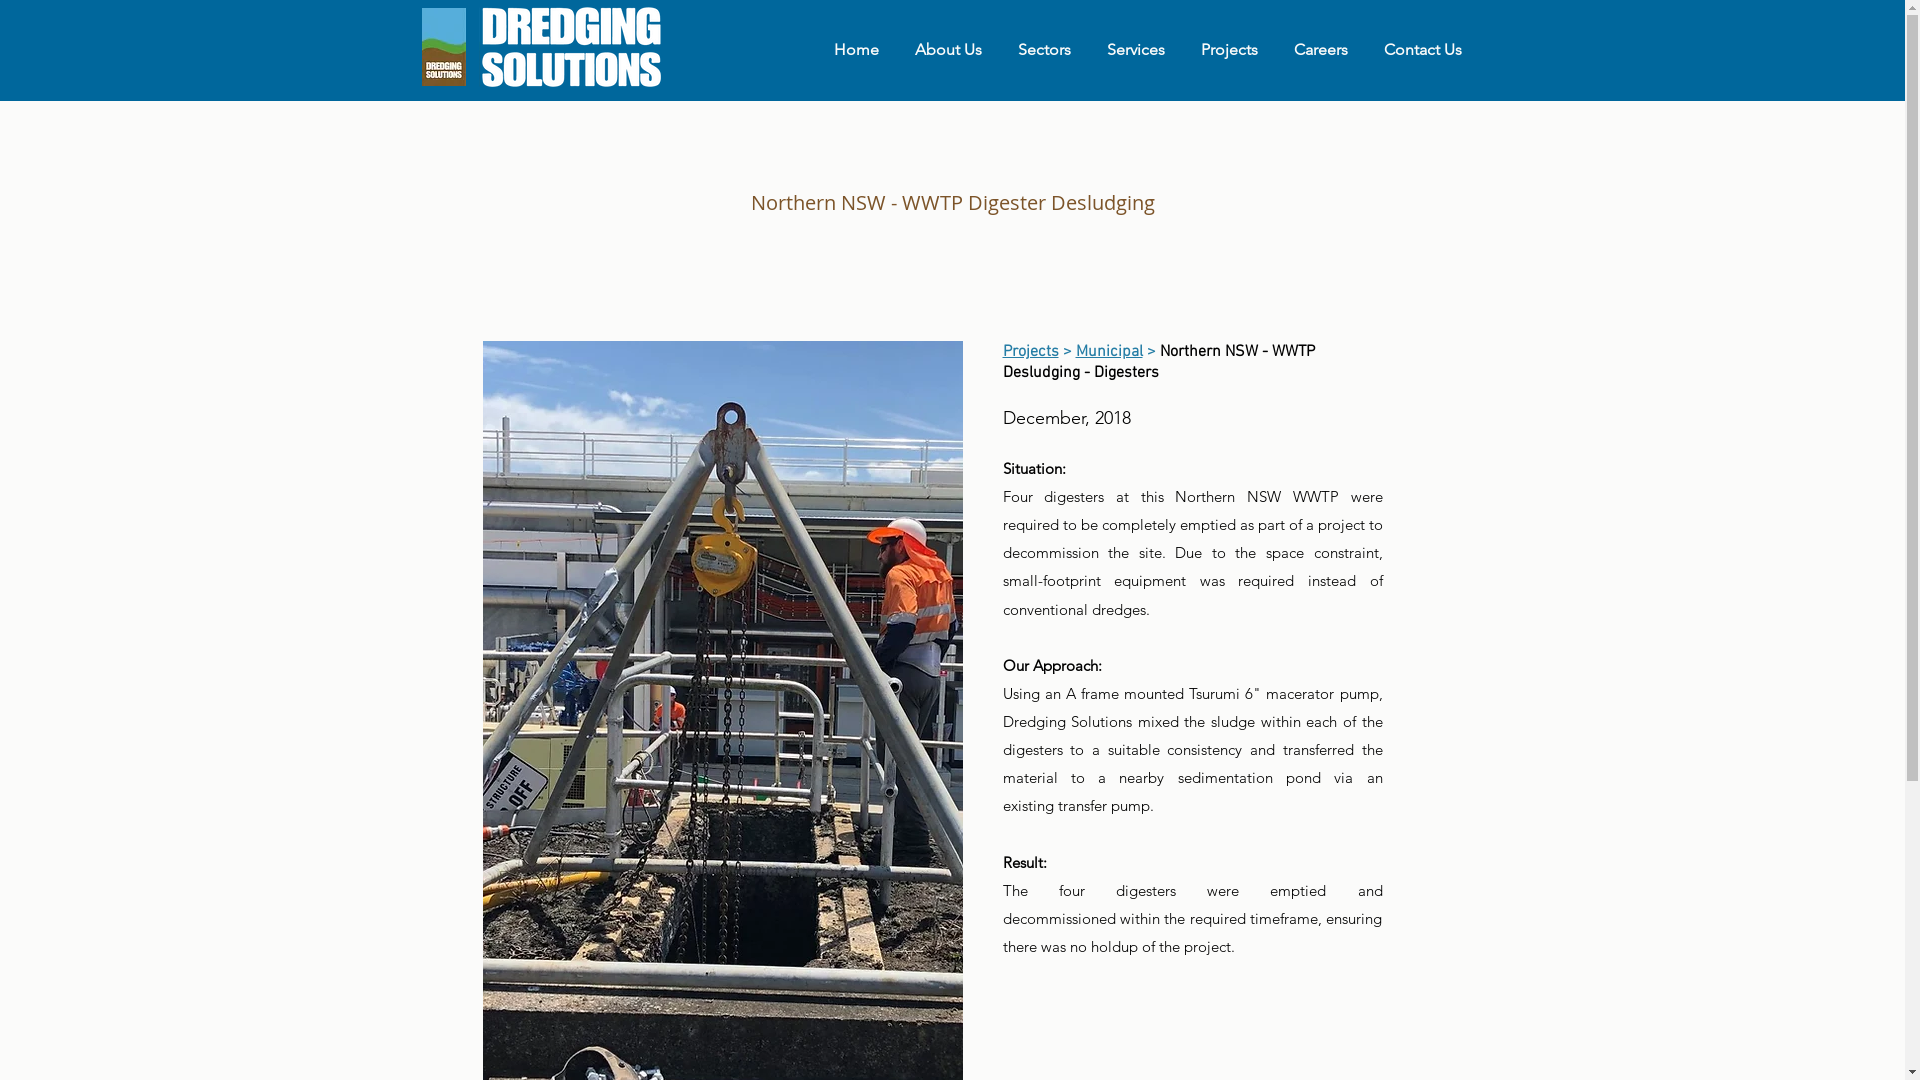 This screenshot has height=1080, width=1920. What do you see at coordinates (1108, 350) in the screenshot?
I see `'Municipal'` at bounding box center [1108, 350].